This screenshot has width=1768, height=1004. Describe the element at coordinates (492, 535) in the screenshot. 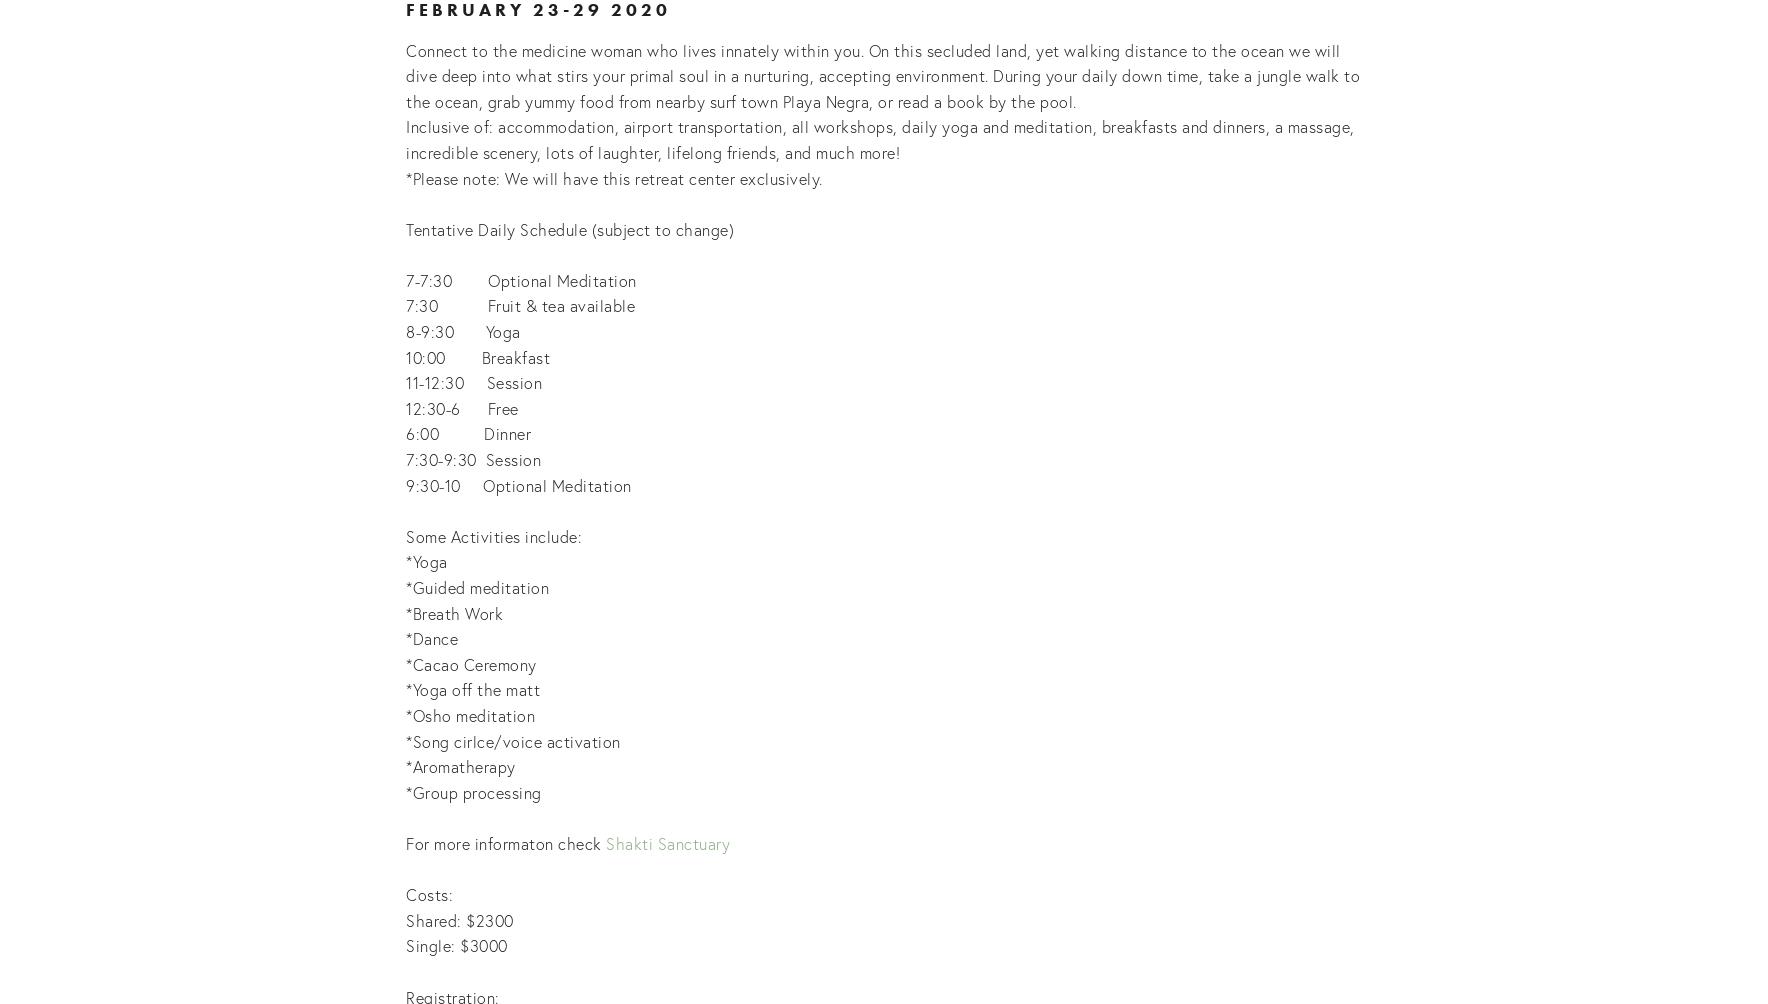

I see `'Some Activities include:'` at that location.